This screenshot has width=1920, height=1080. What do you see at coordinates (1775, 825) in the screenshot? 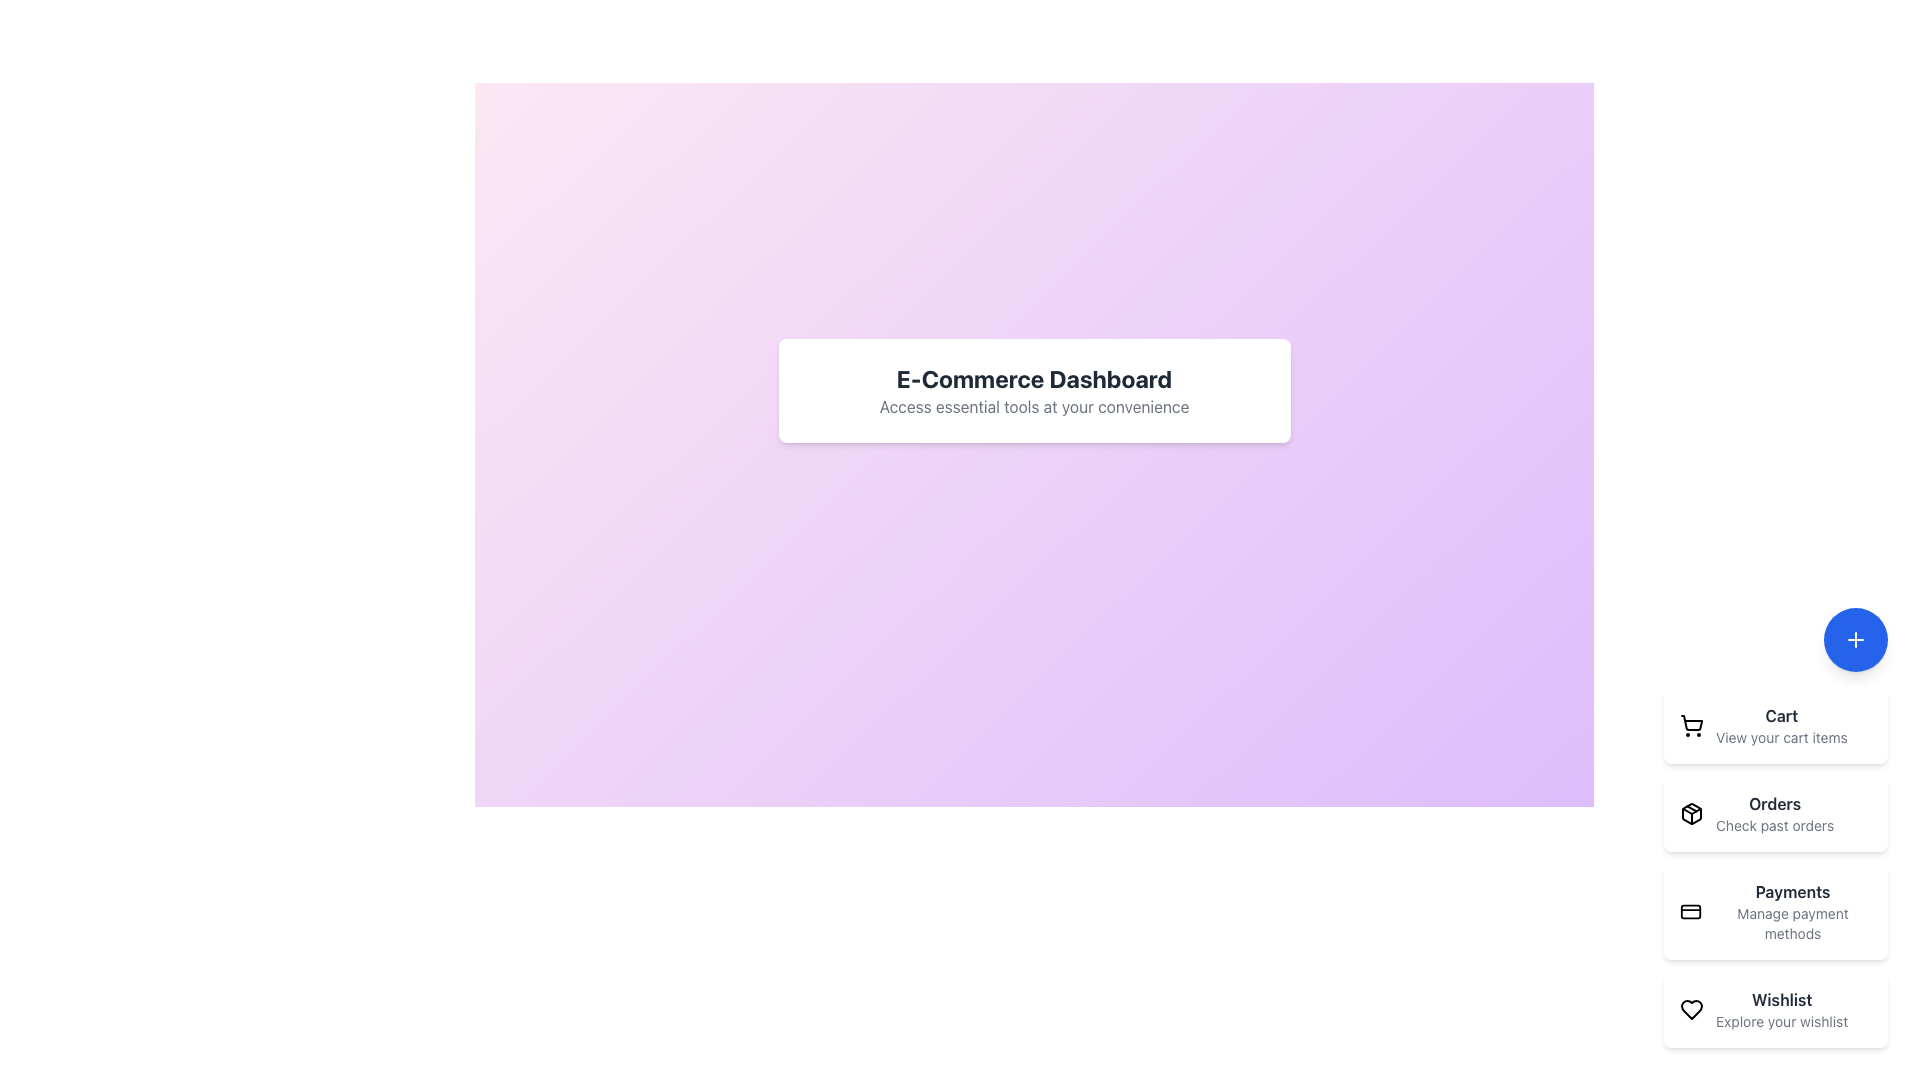
I see `the 'Check past orders' text label, which is styled in gray and located beneath the 'Orders' title in the right-hand vertical menu` at bounding box center [1775, 825].